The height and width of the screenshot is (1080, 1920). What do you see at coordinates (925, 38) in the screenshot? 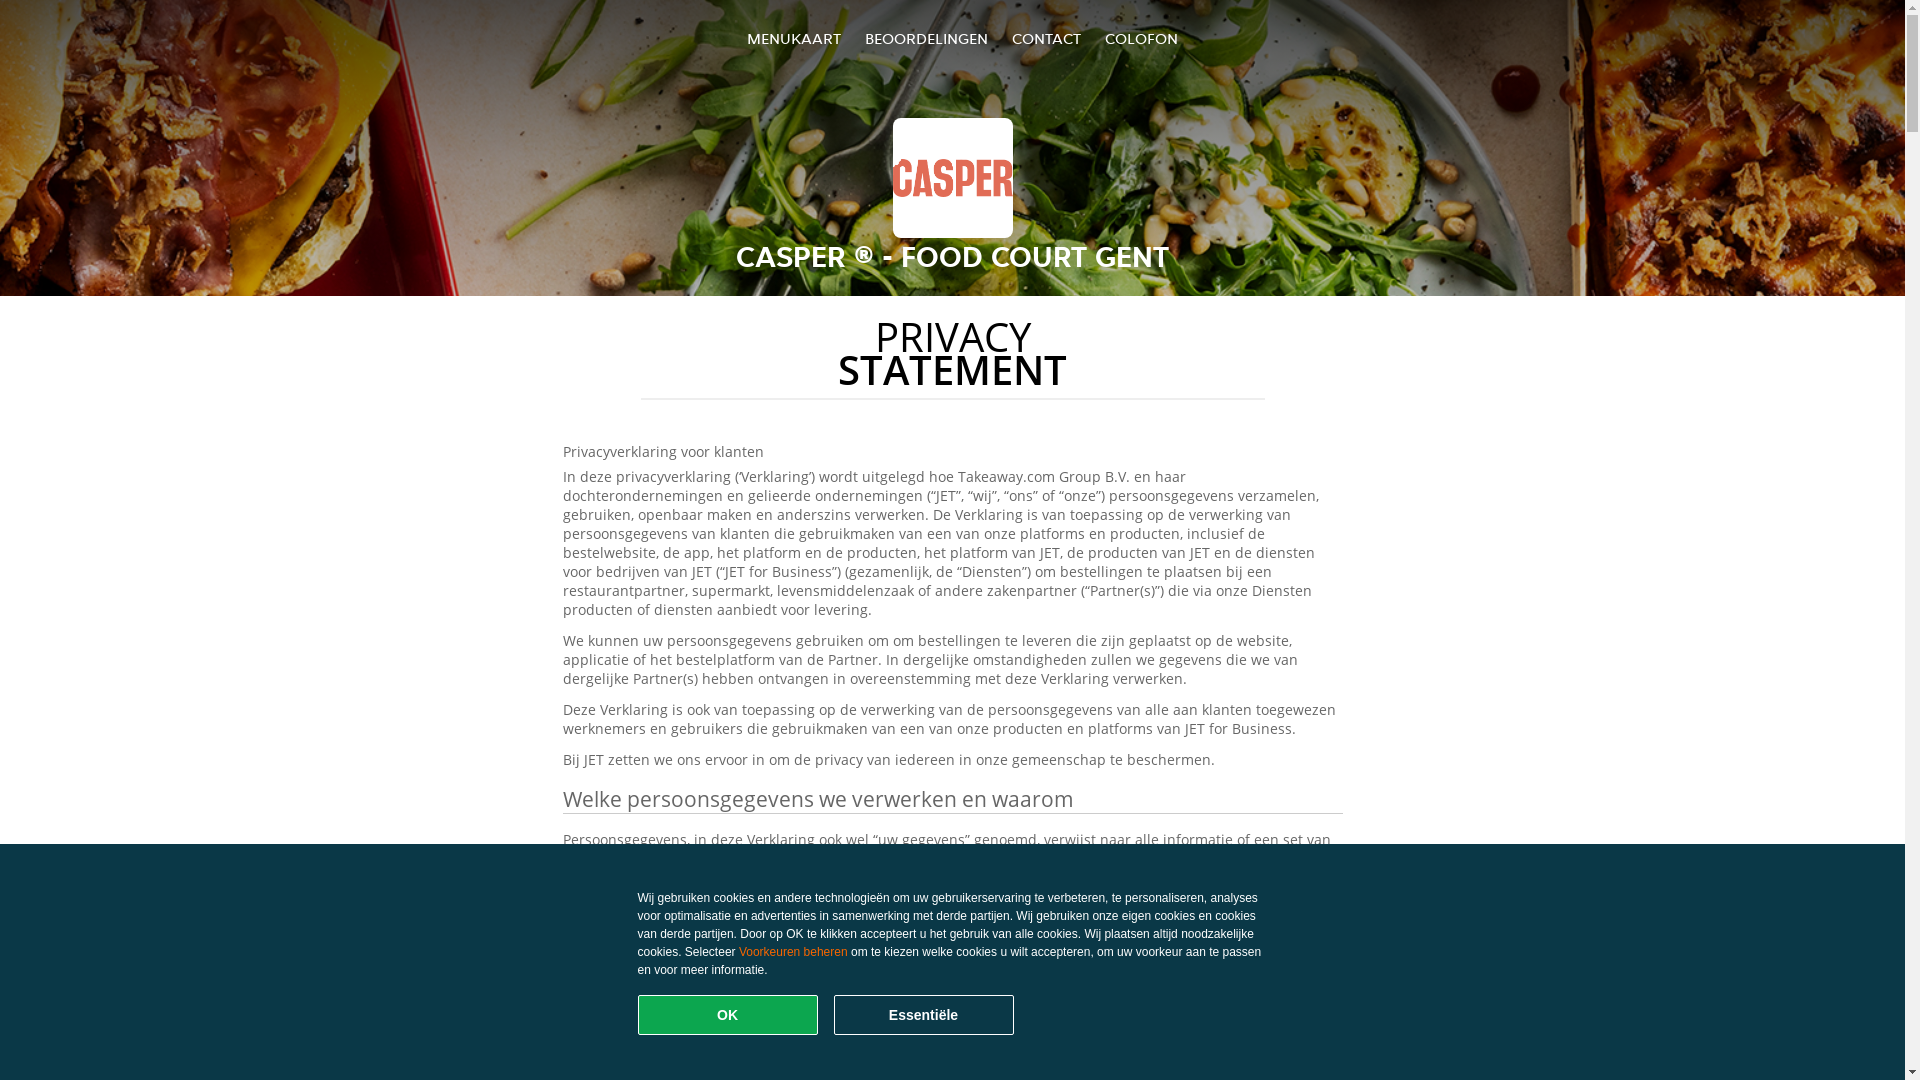
I see `'BEOORDELINGEN'` at bounding box center [925, 38].